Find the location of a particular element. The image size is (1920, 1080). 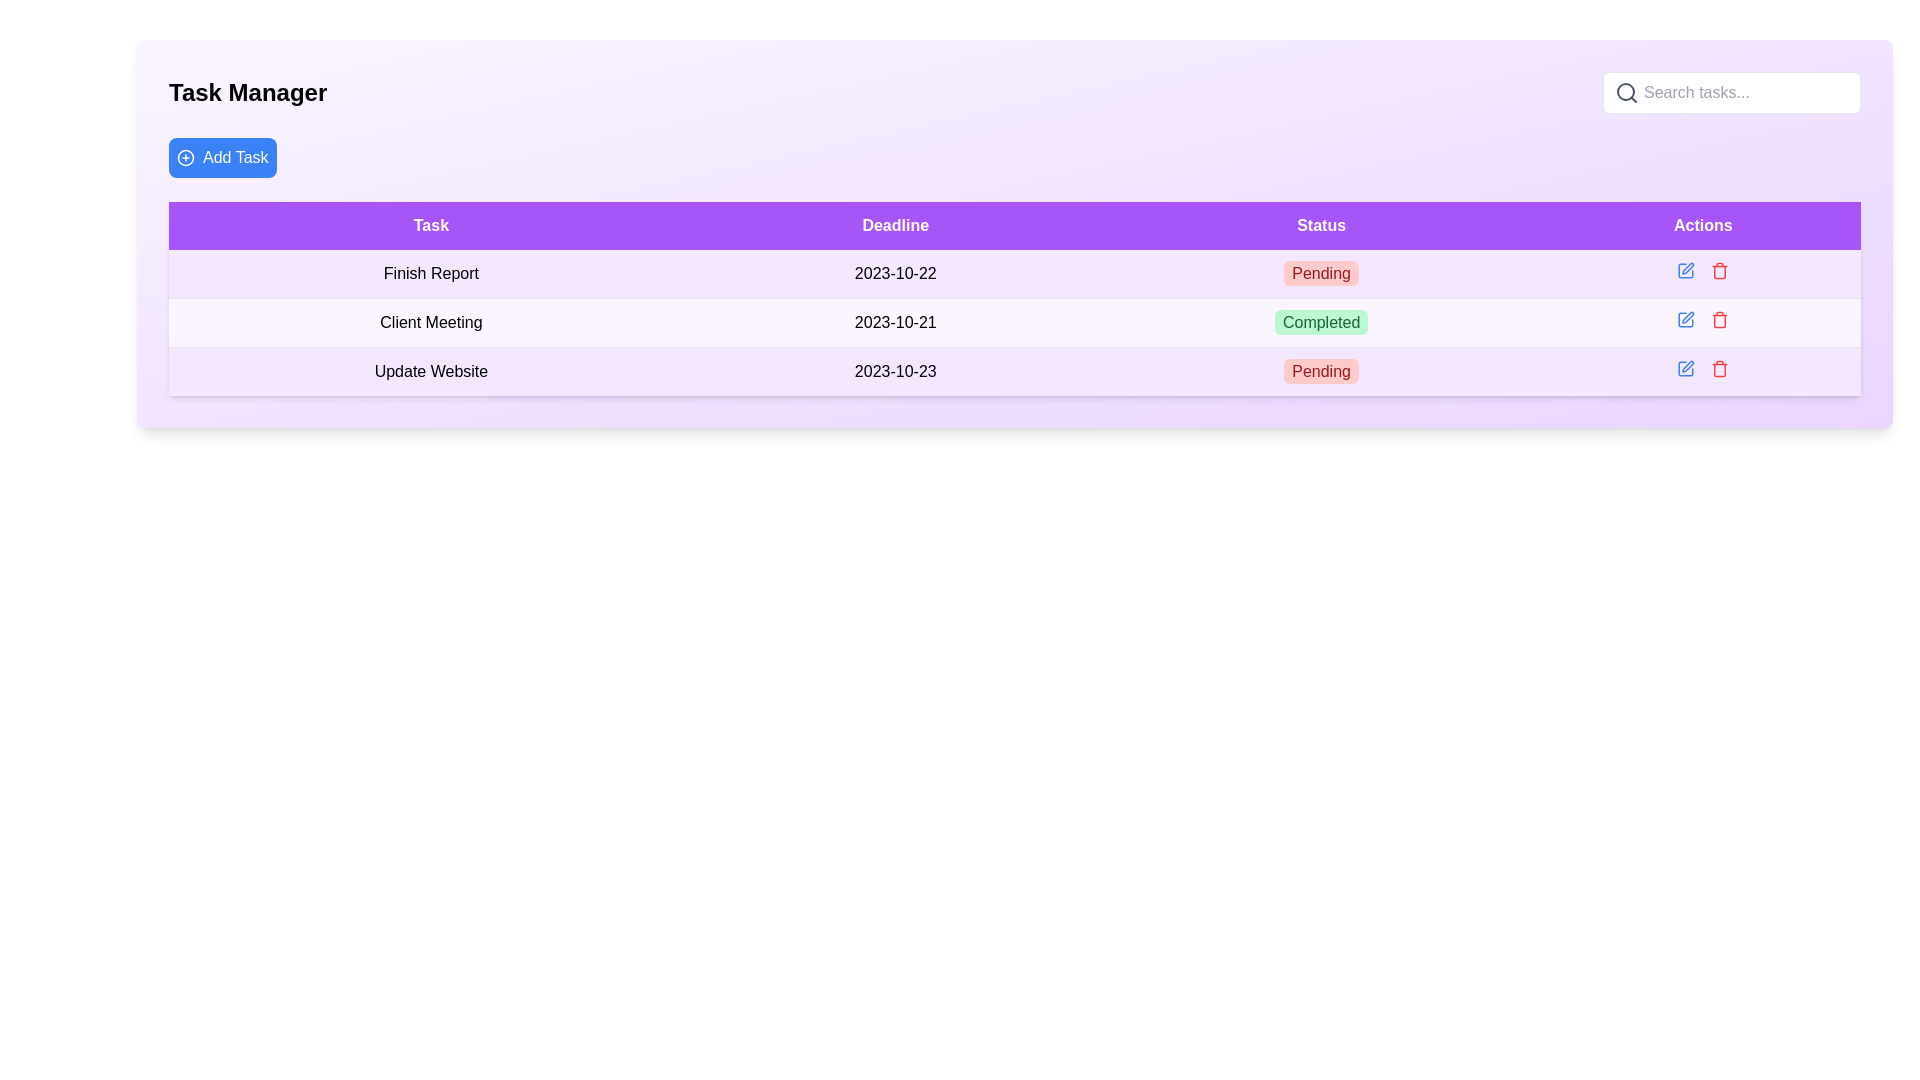

the SVG icon representing the action of adding a new task, which is located to the left of the 'Add Task' button is located at coordinates (186, 157).